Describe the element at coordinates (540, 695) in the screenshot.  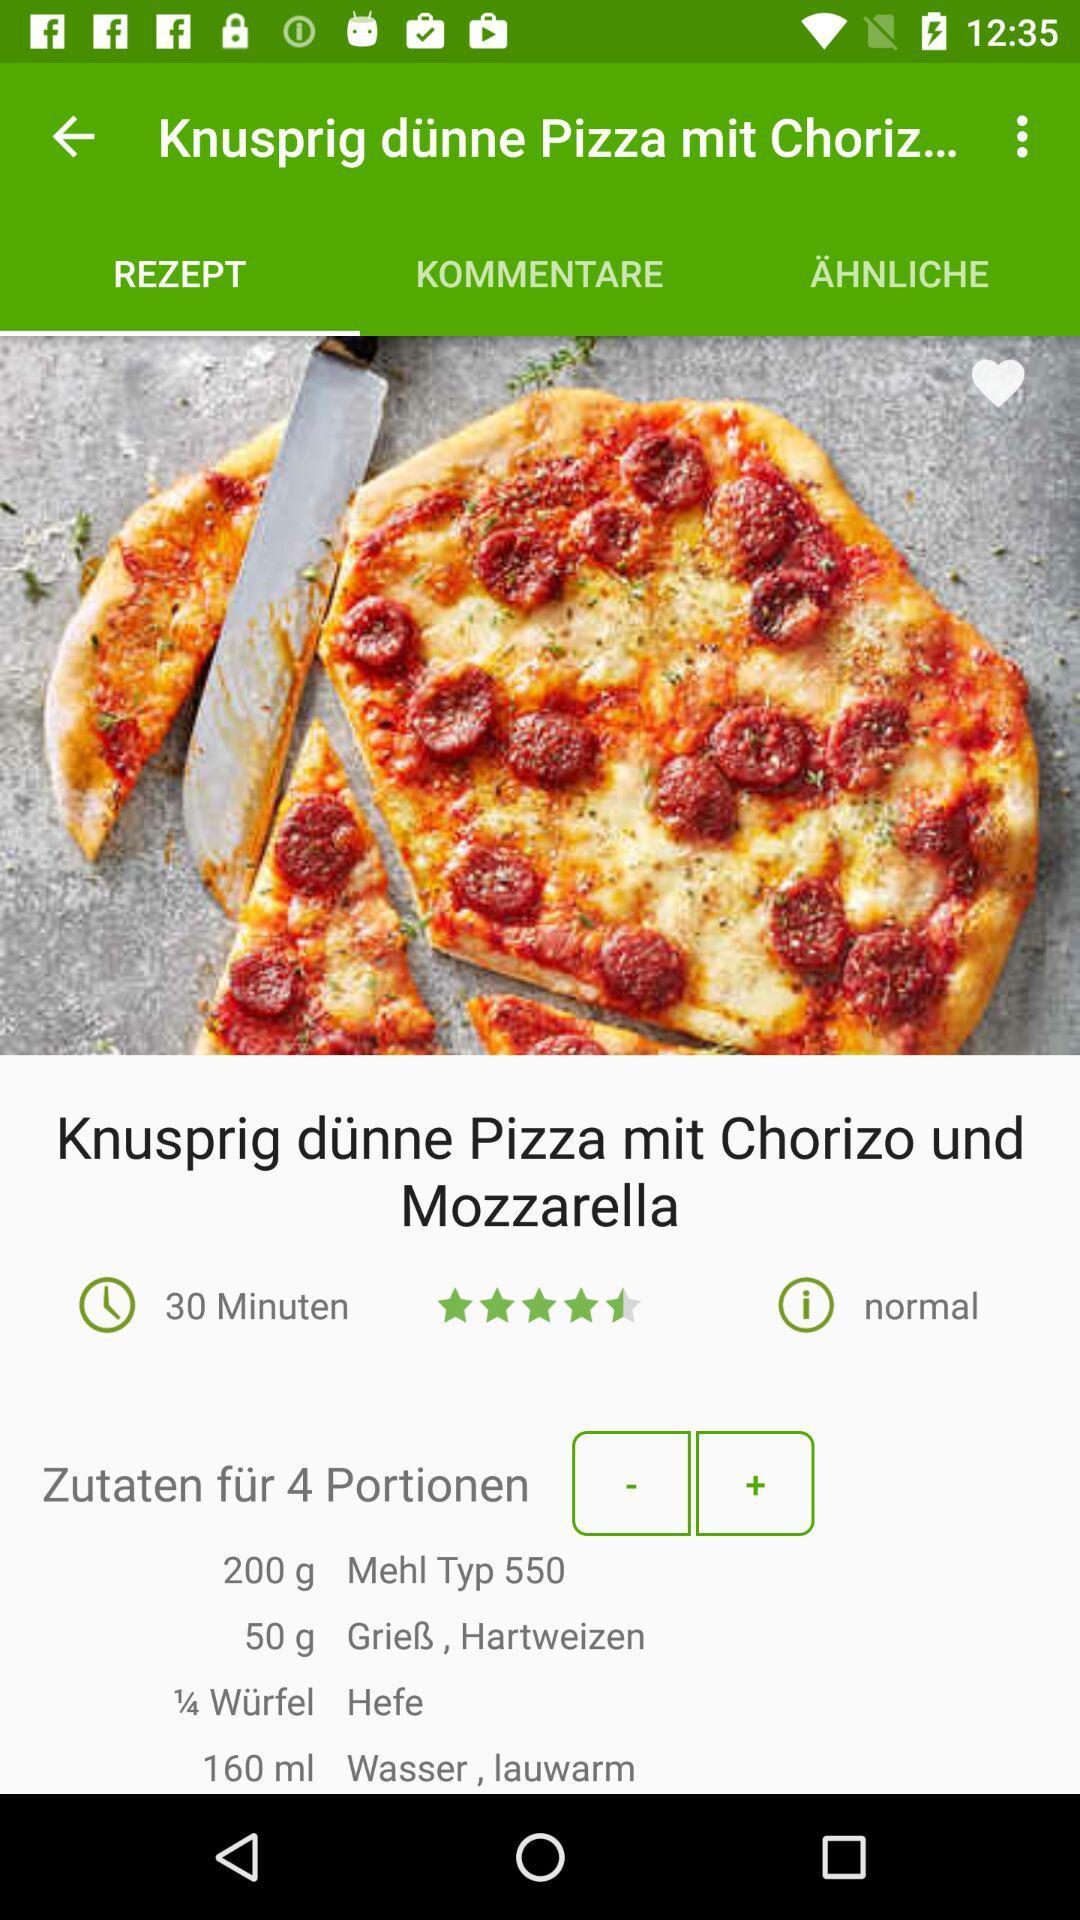
I see `the icon below rezept item` at that location.